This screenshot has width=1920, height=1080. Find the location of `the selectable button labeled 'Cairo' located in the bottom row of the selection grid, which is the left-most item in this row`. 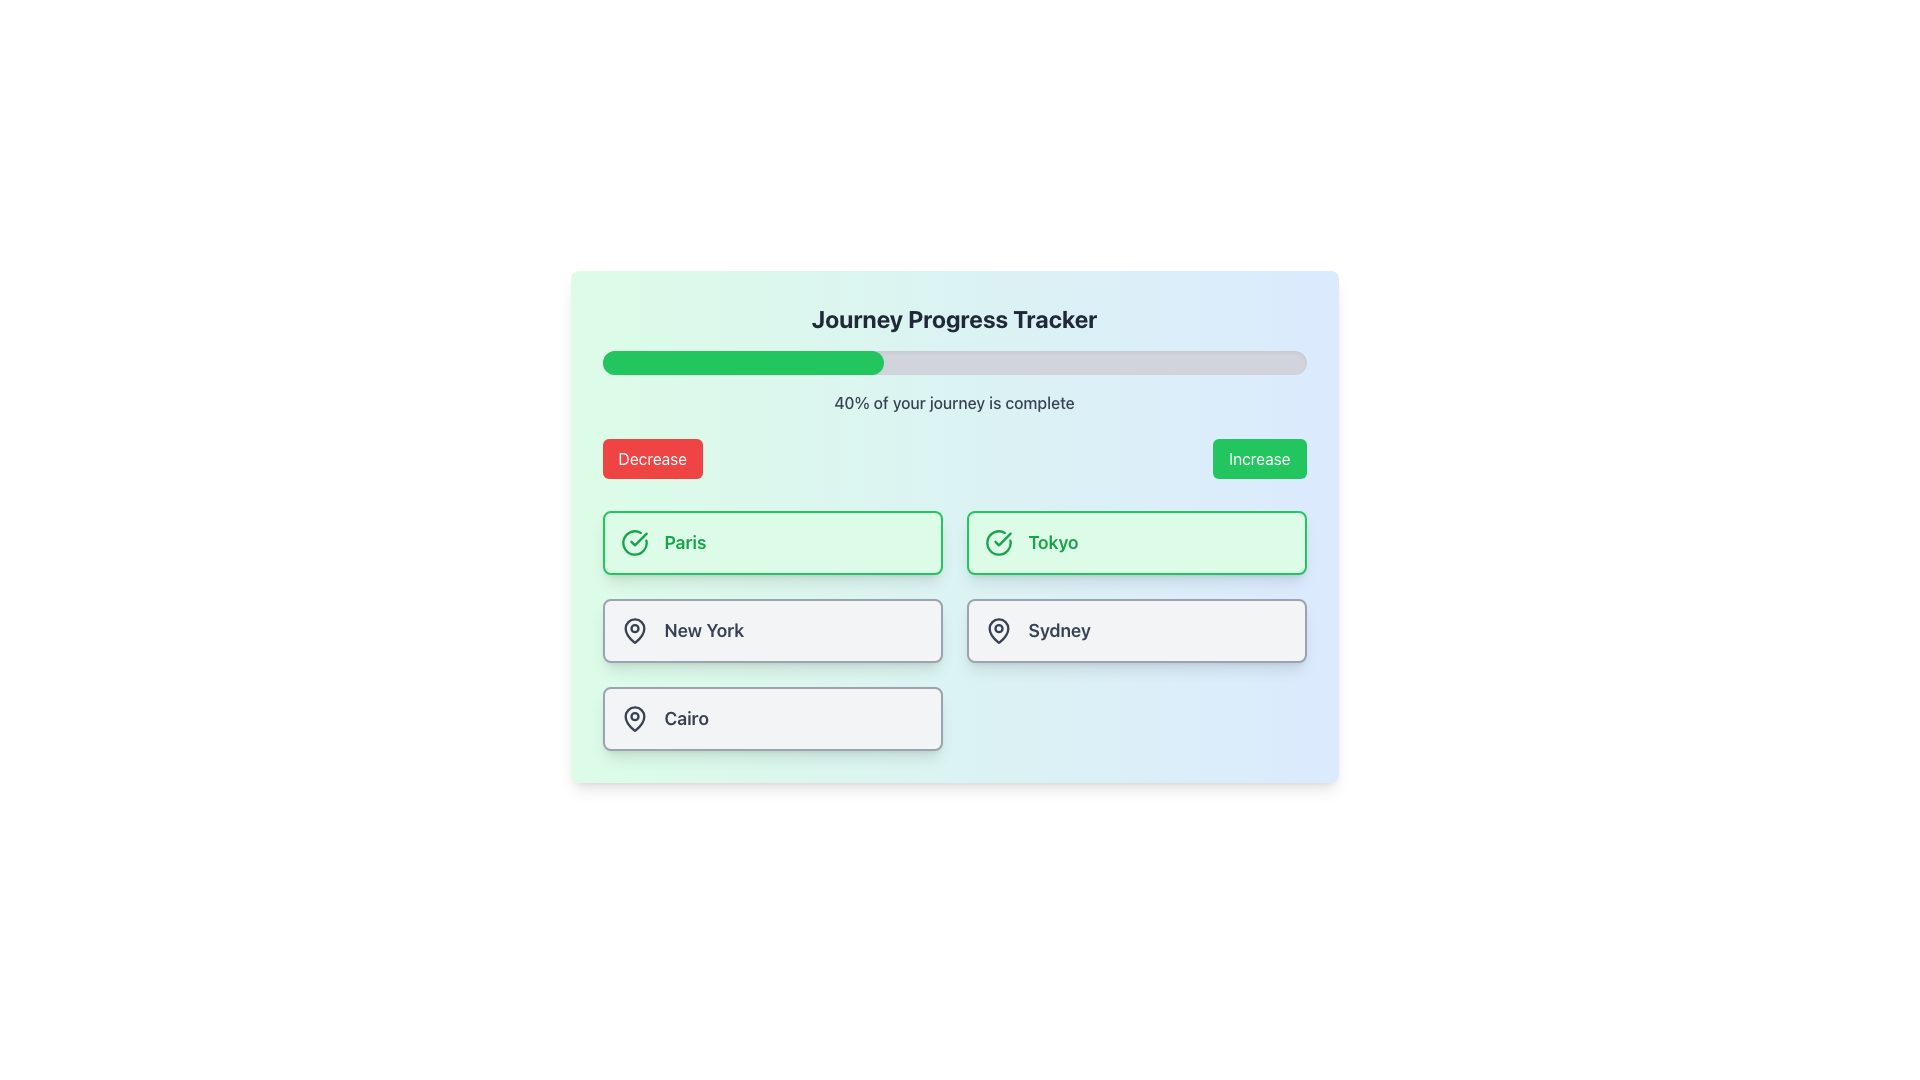

the selectable button labeled 'Cairo' located in the bottom row of the selection grid, which is the left-most item in this row is located at coordinates (771, 717).